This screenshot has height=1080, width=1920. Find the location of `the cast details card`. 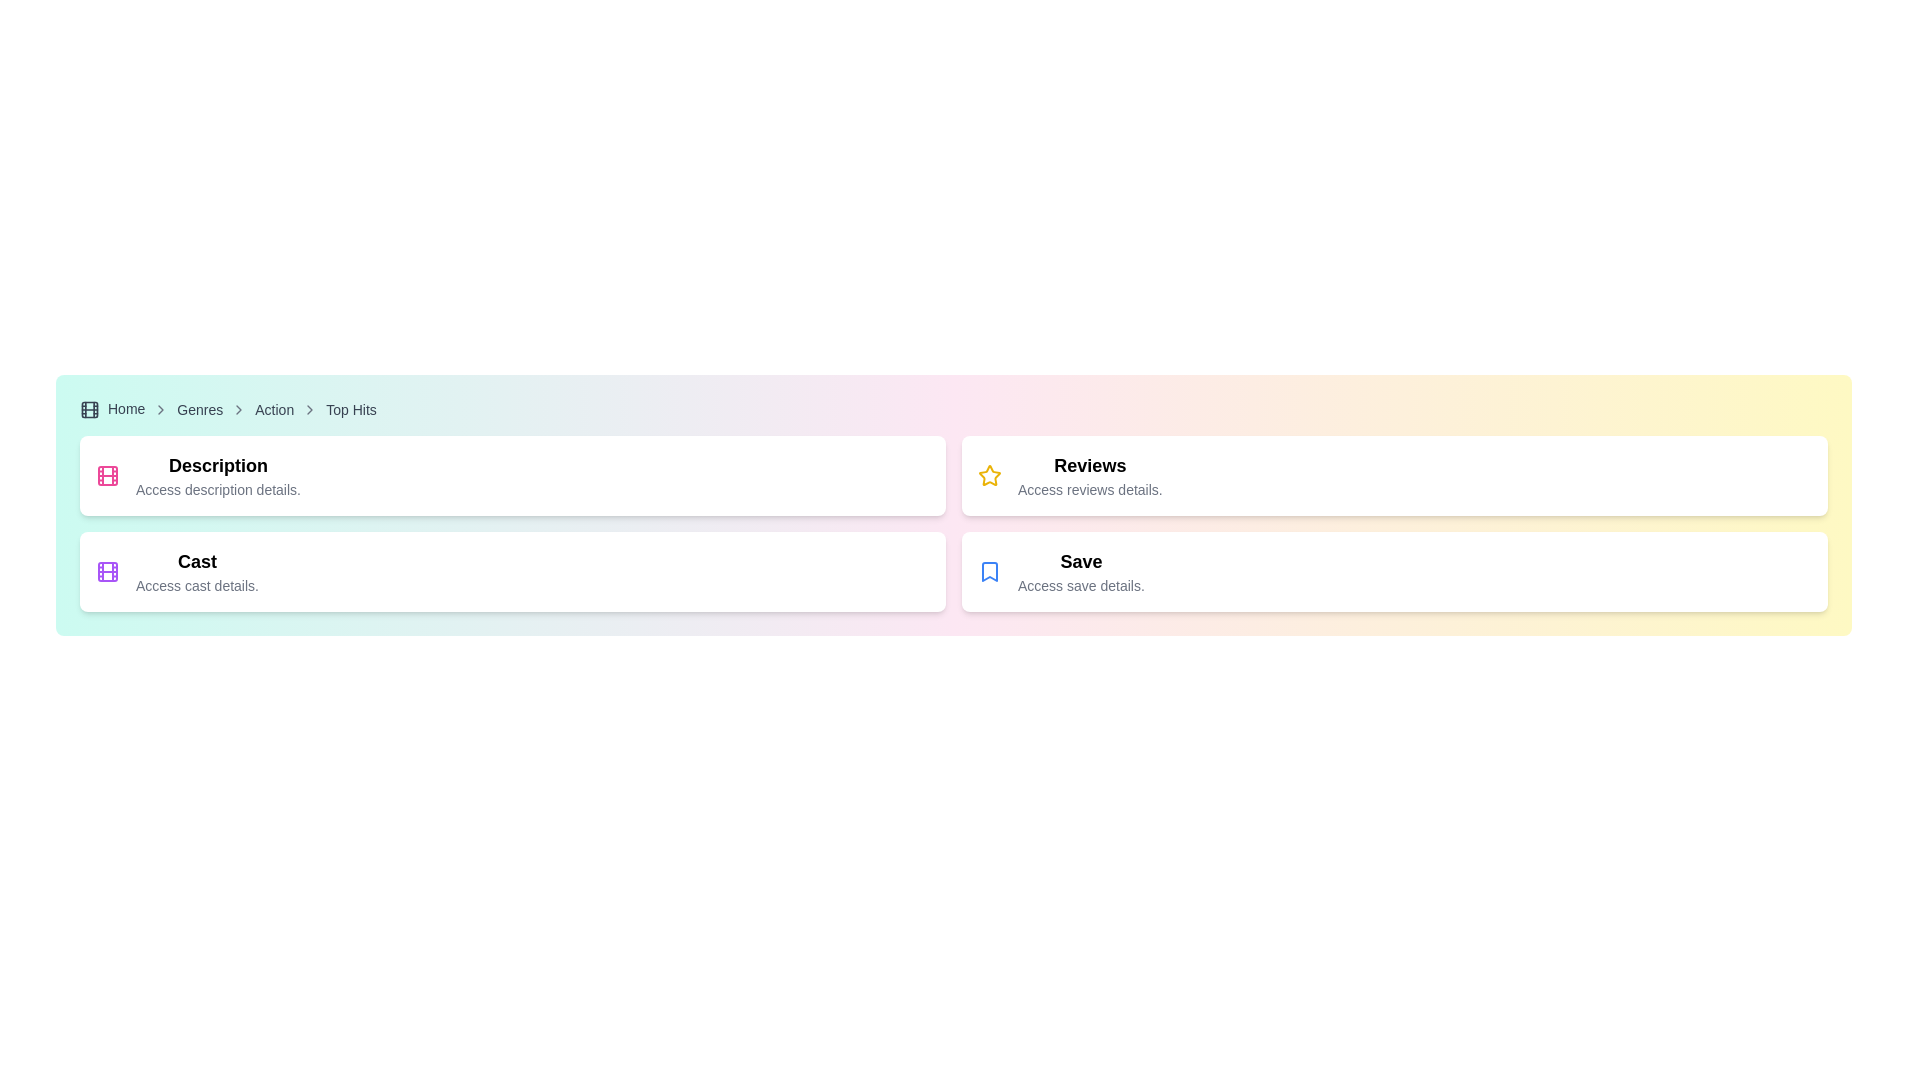

the cast details card is located at coordinates (513, 571).